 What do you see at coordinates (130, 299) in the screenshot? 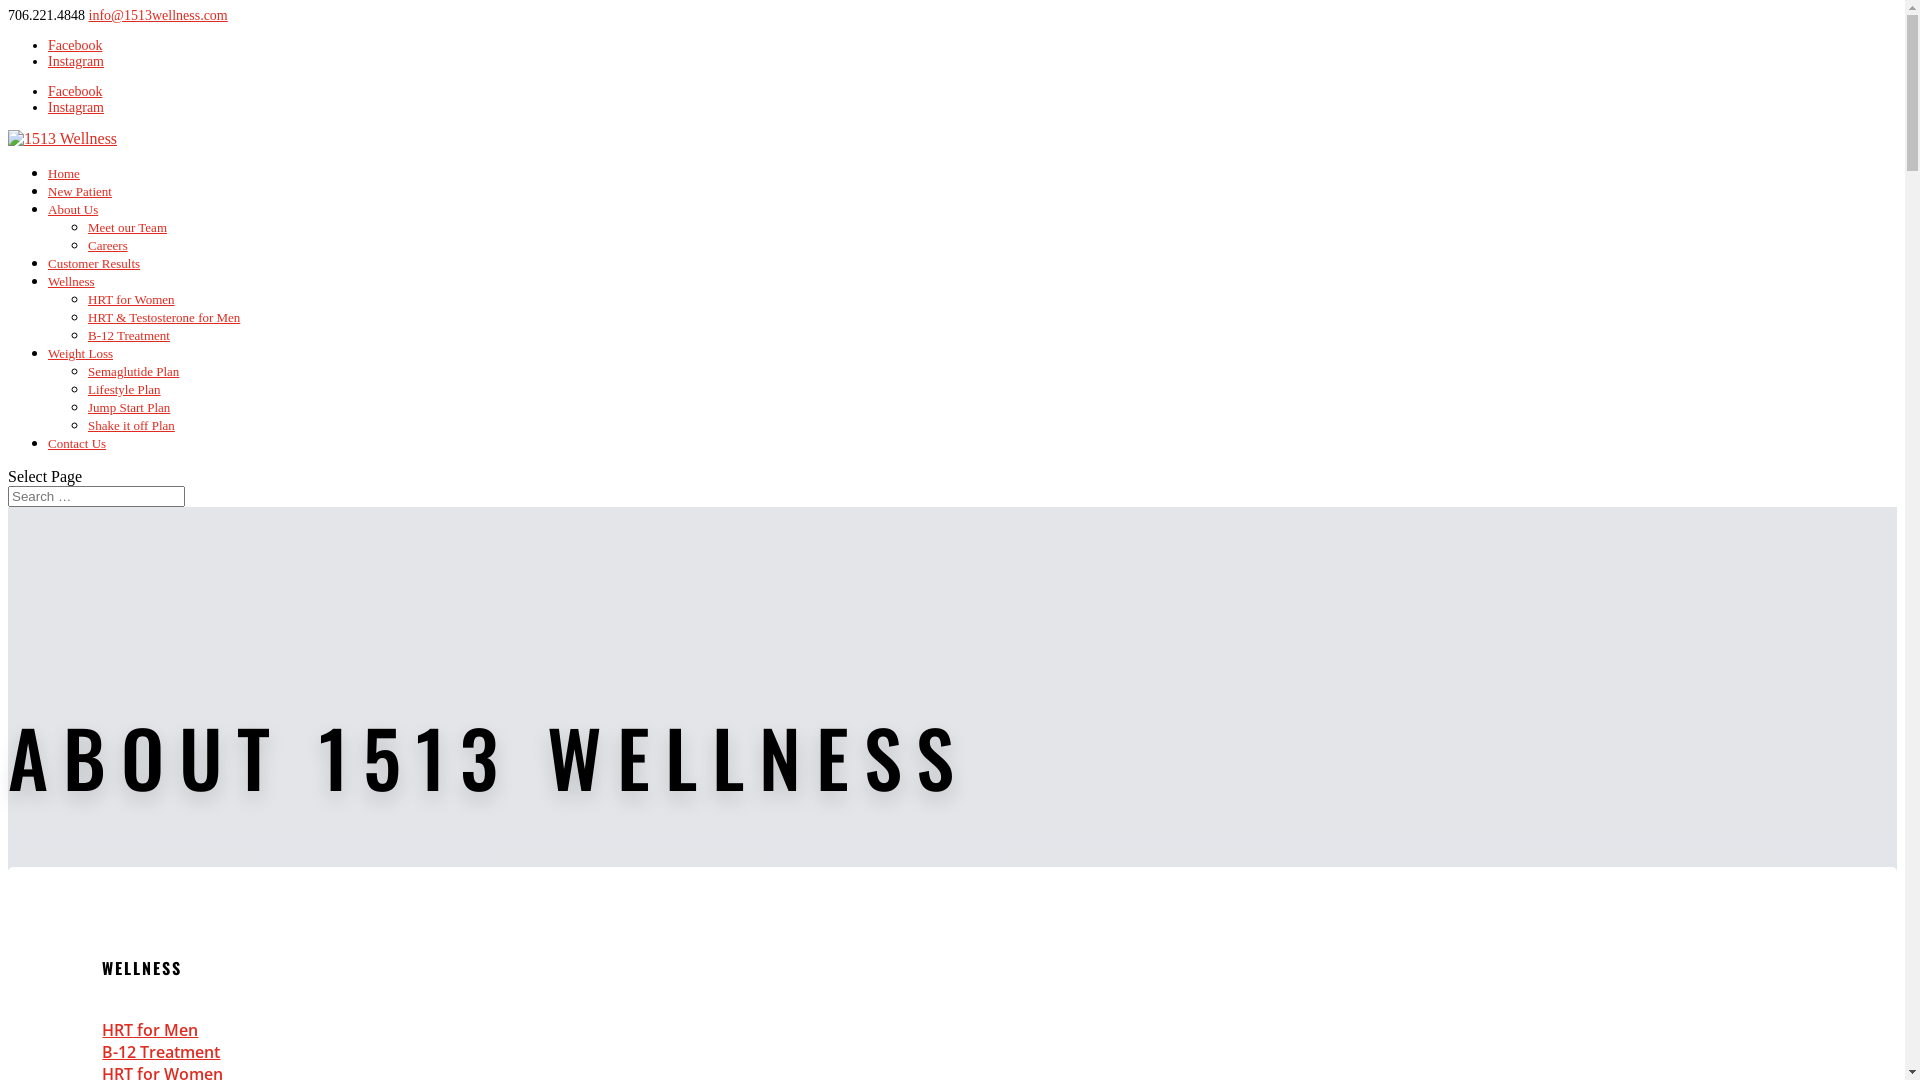
I see `'HRT for Women'` at bounding box center [130, 299].